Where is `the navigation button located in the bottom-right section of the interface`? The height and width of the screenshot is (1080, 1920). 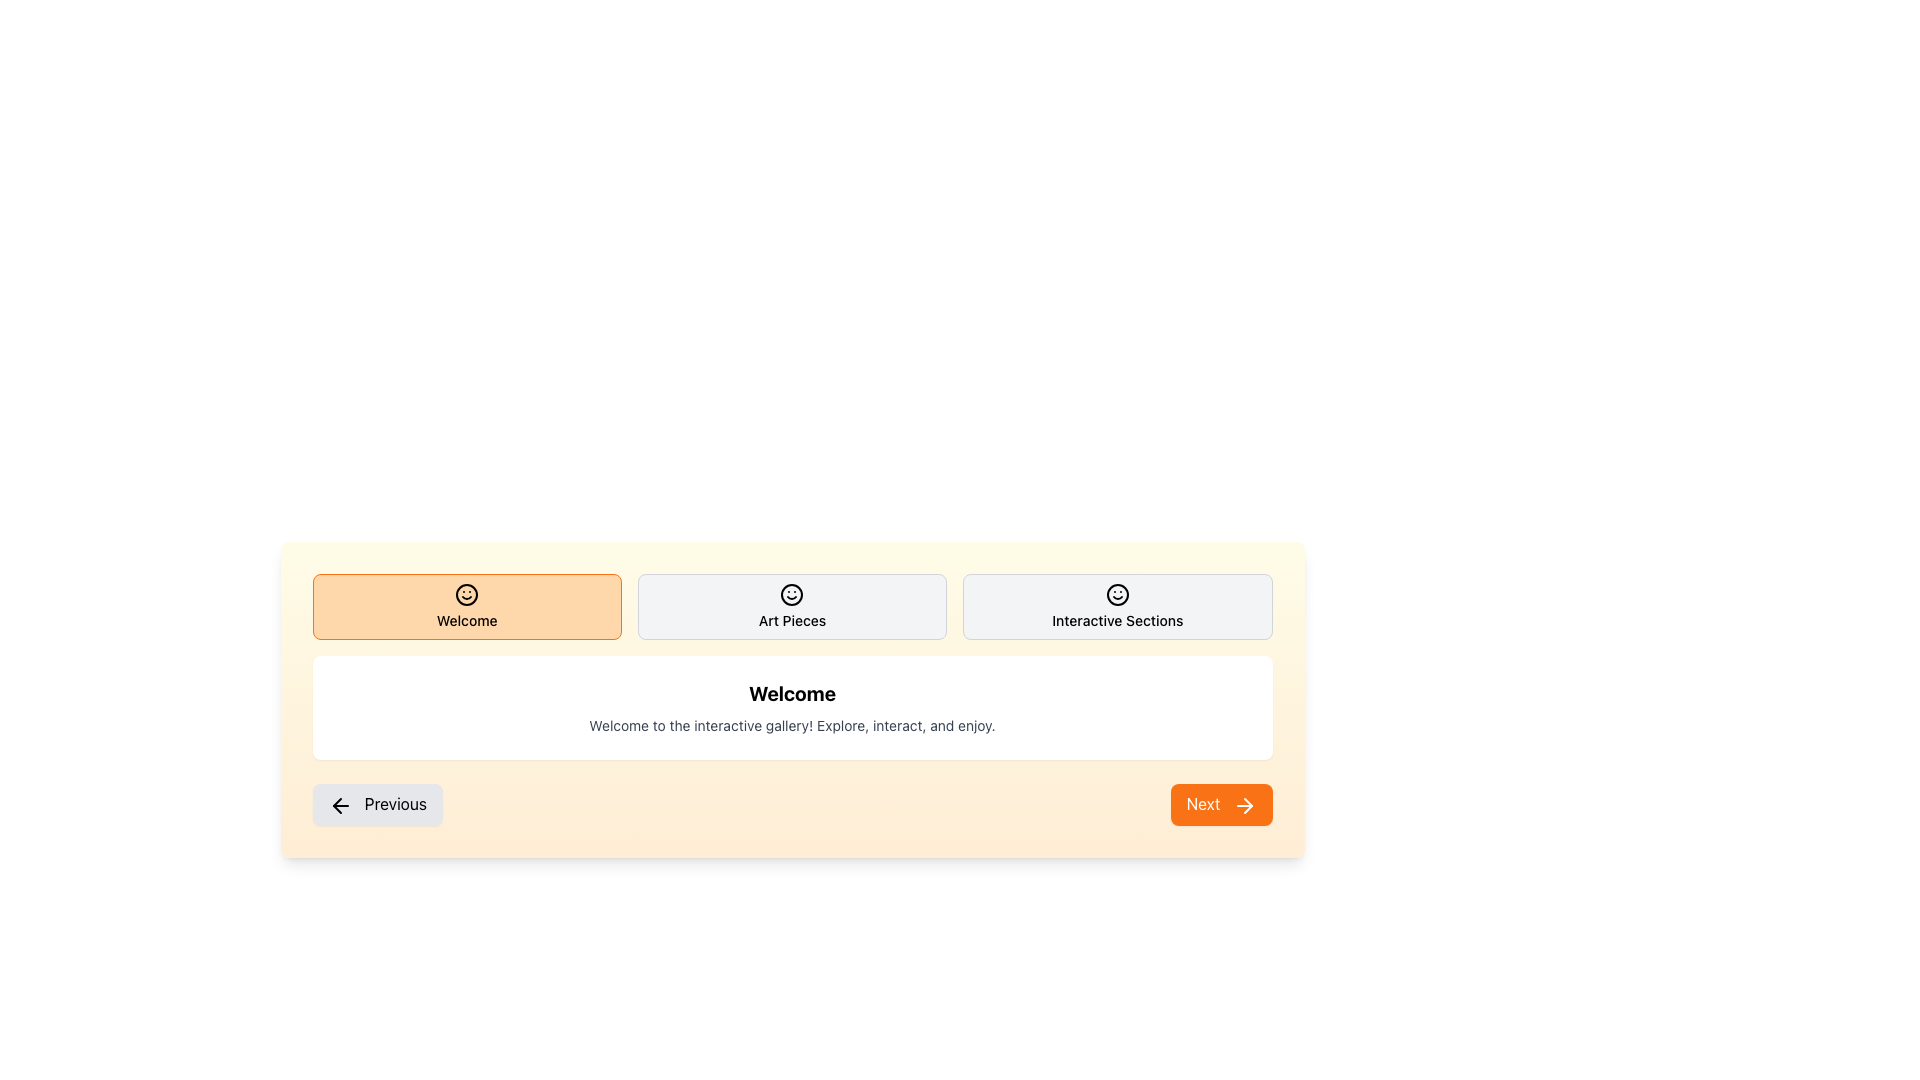 the navigation button located in the bottom-right section of the interface is located at coordinates (1220, 803).